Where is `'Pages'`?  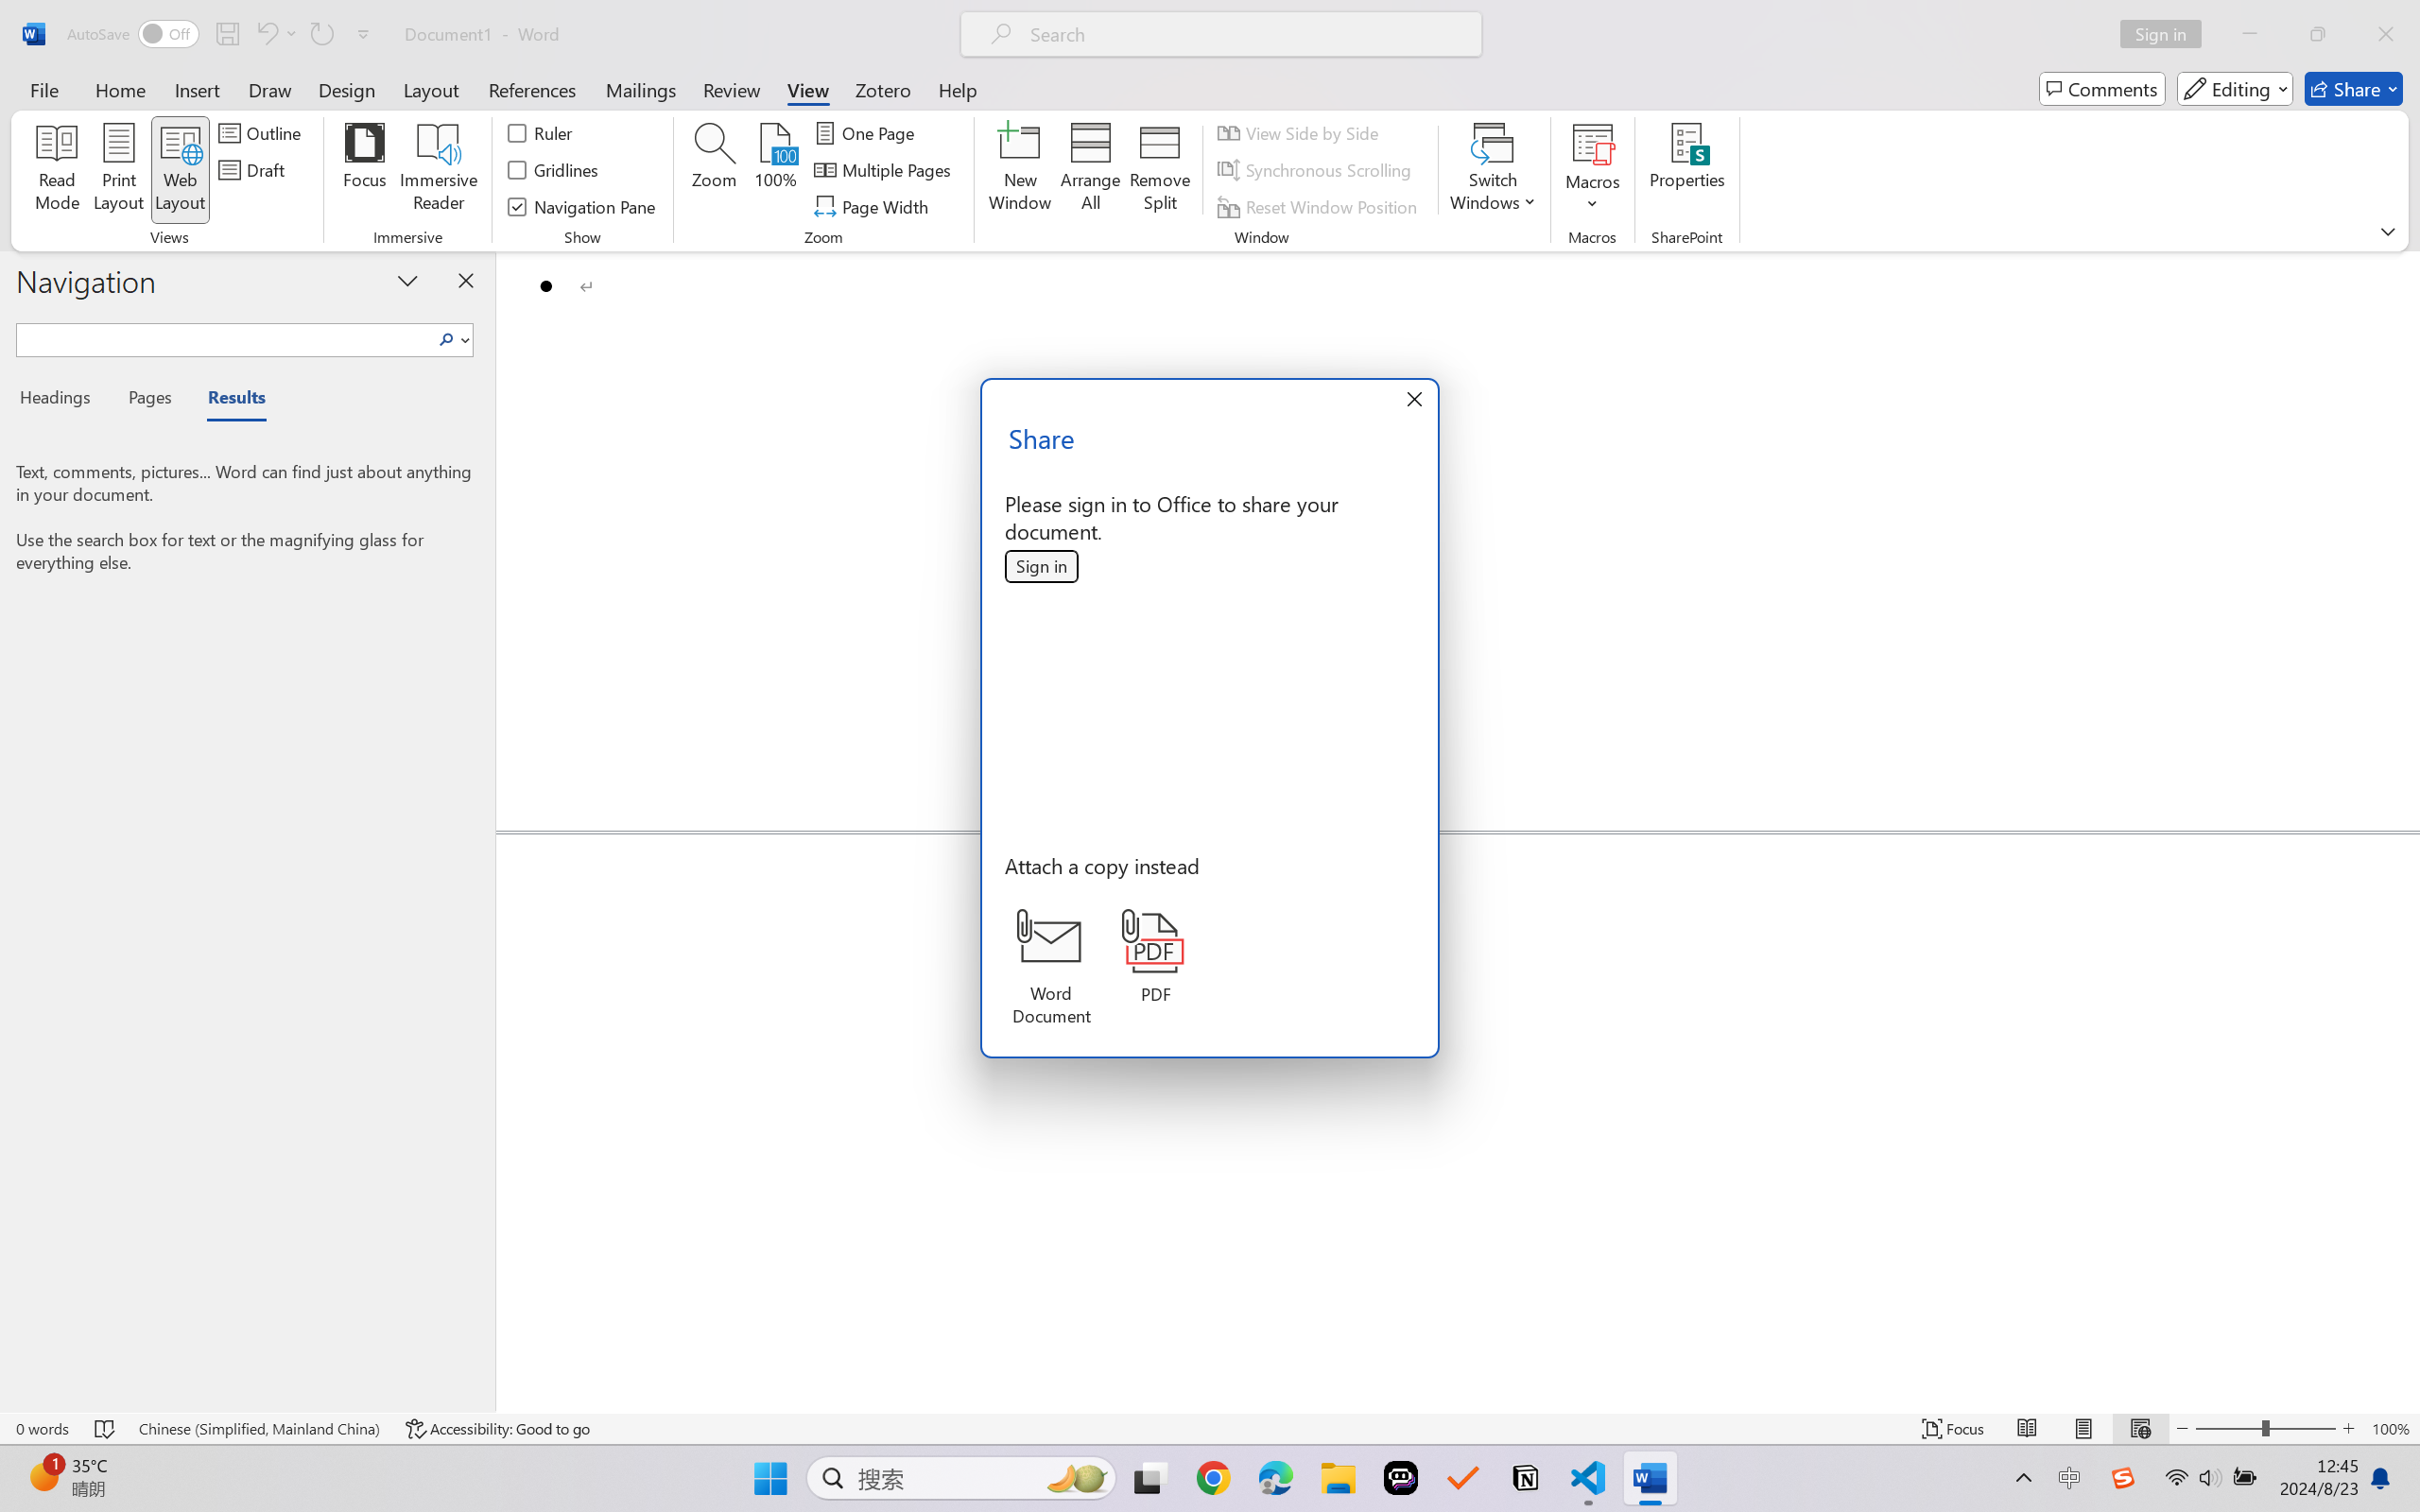 'Pages' is located at coordinates (147, 401).